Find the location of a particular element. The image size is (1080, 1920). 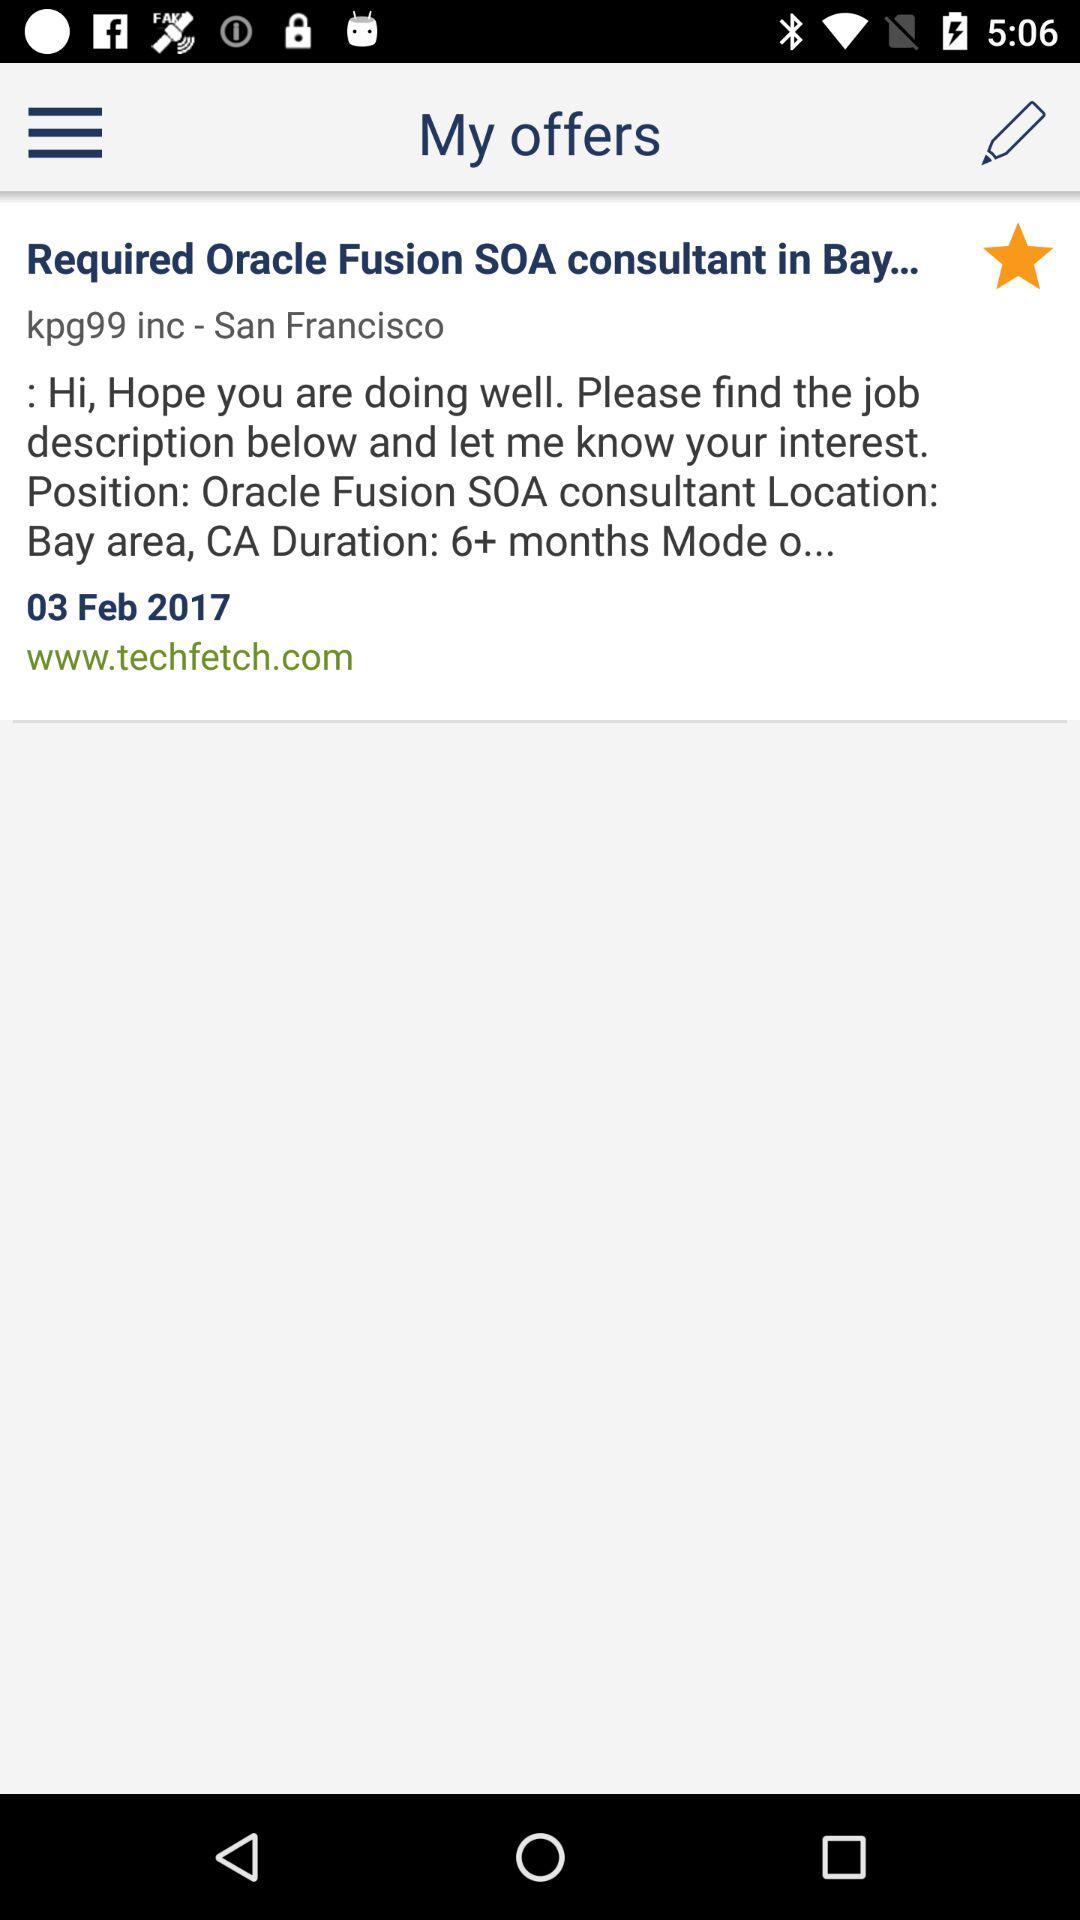

the app above hi hope you is located at coordinates (1018, 254).